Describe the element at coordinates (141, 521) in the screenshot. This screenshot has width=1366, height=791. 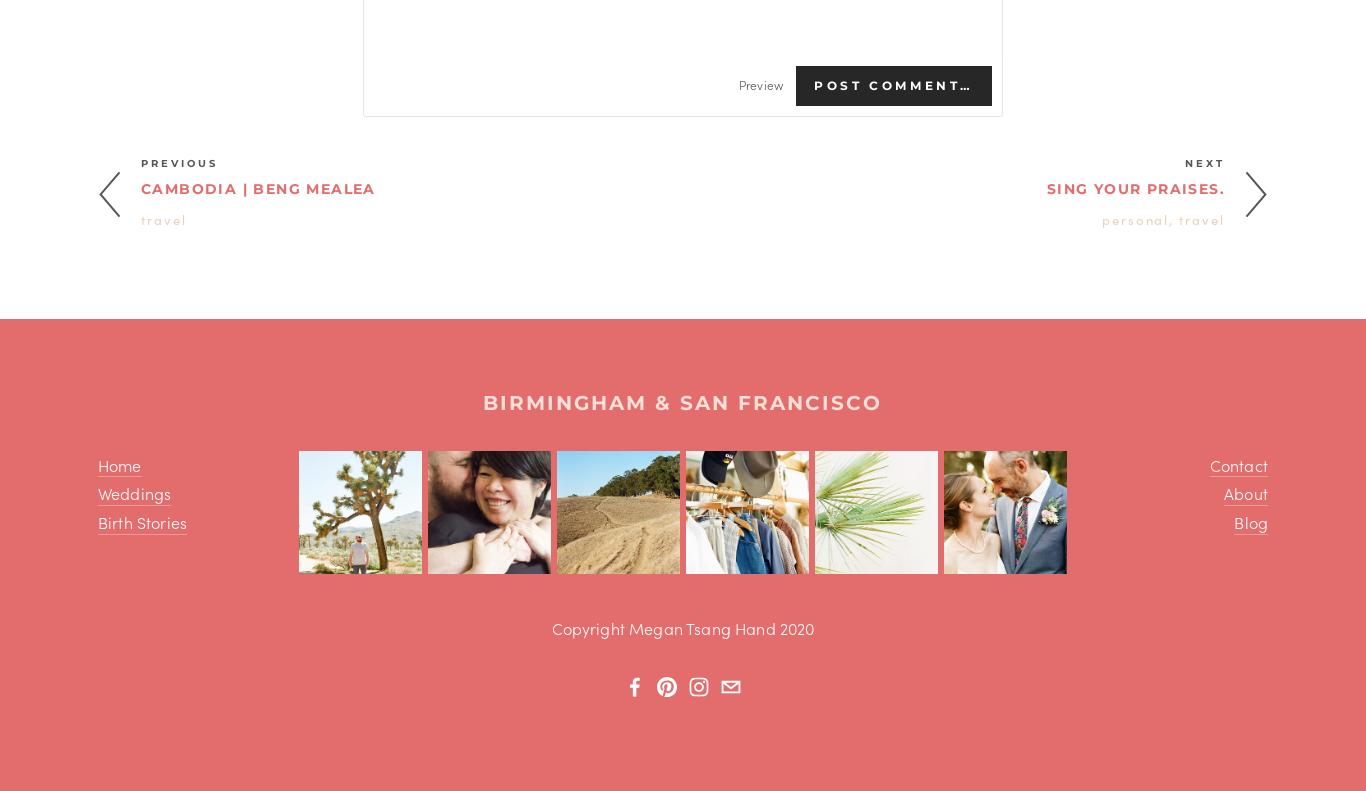
I see `'Birth Stories'` at that location.